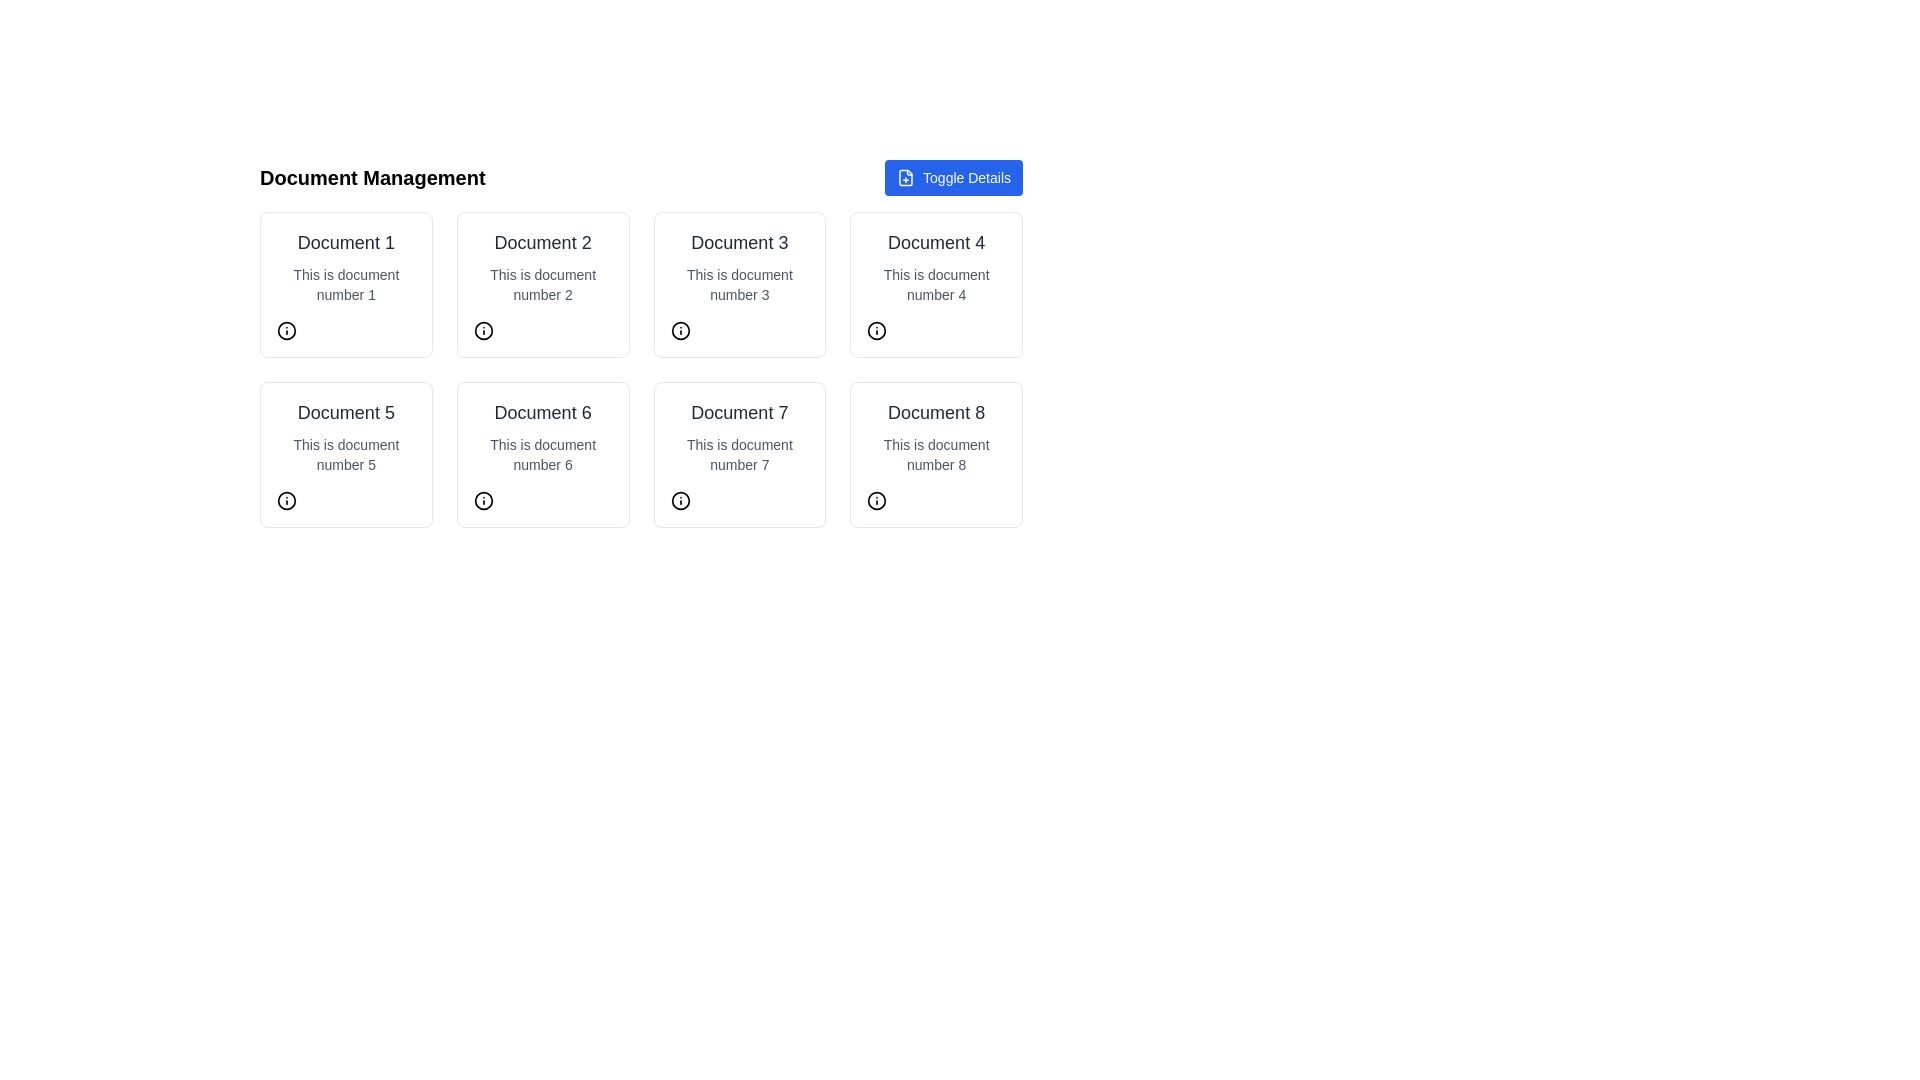 The height and width of the screenshot is (1080, 1920). What do you see at coordinates (543, 455) in the screenshot?
I see `the text element reading 'This is document number 6', which is styled in gray and positioned below the title 'Document 6' in the 6th panel of the grid layout` at bounding box center [543, 455].